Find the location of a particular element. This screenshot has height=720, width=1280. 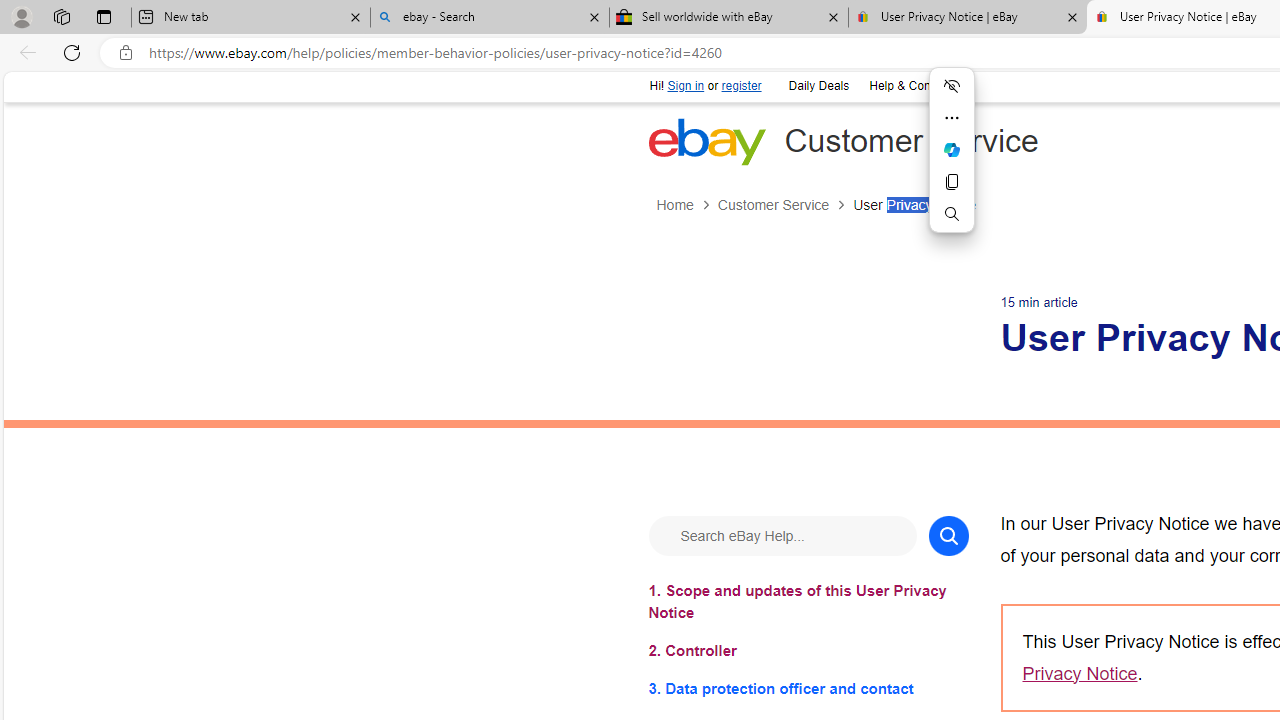

'Customer Service' is located at coordinates (784, 205).